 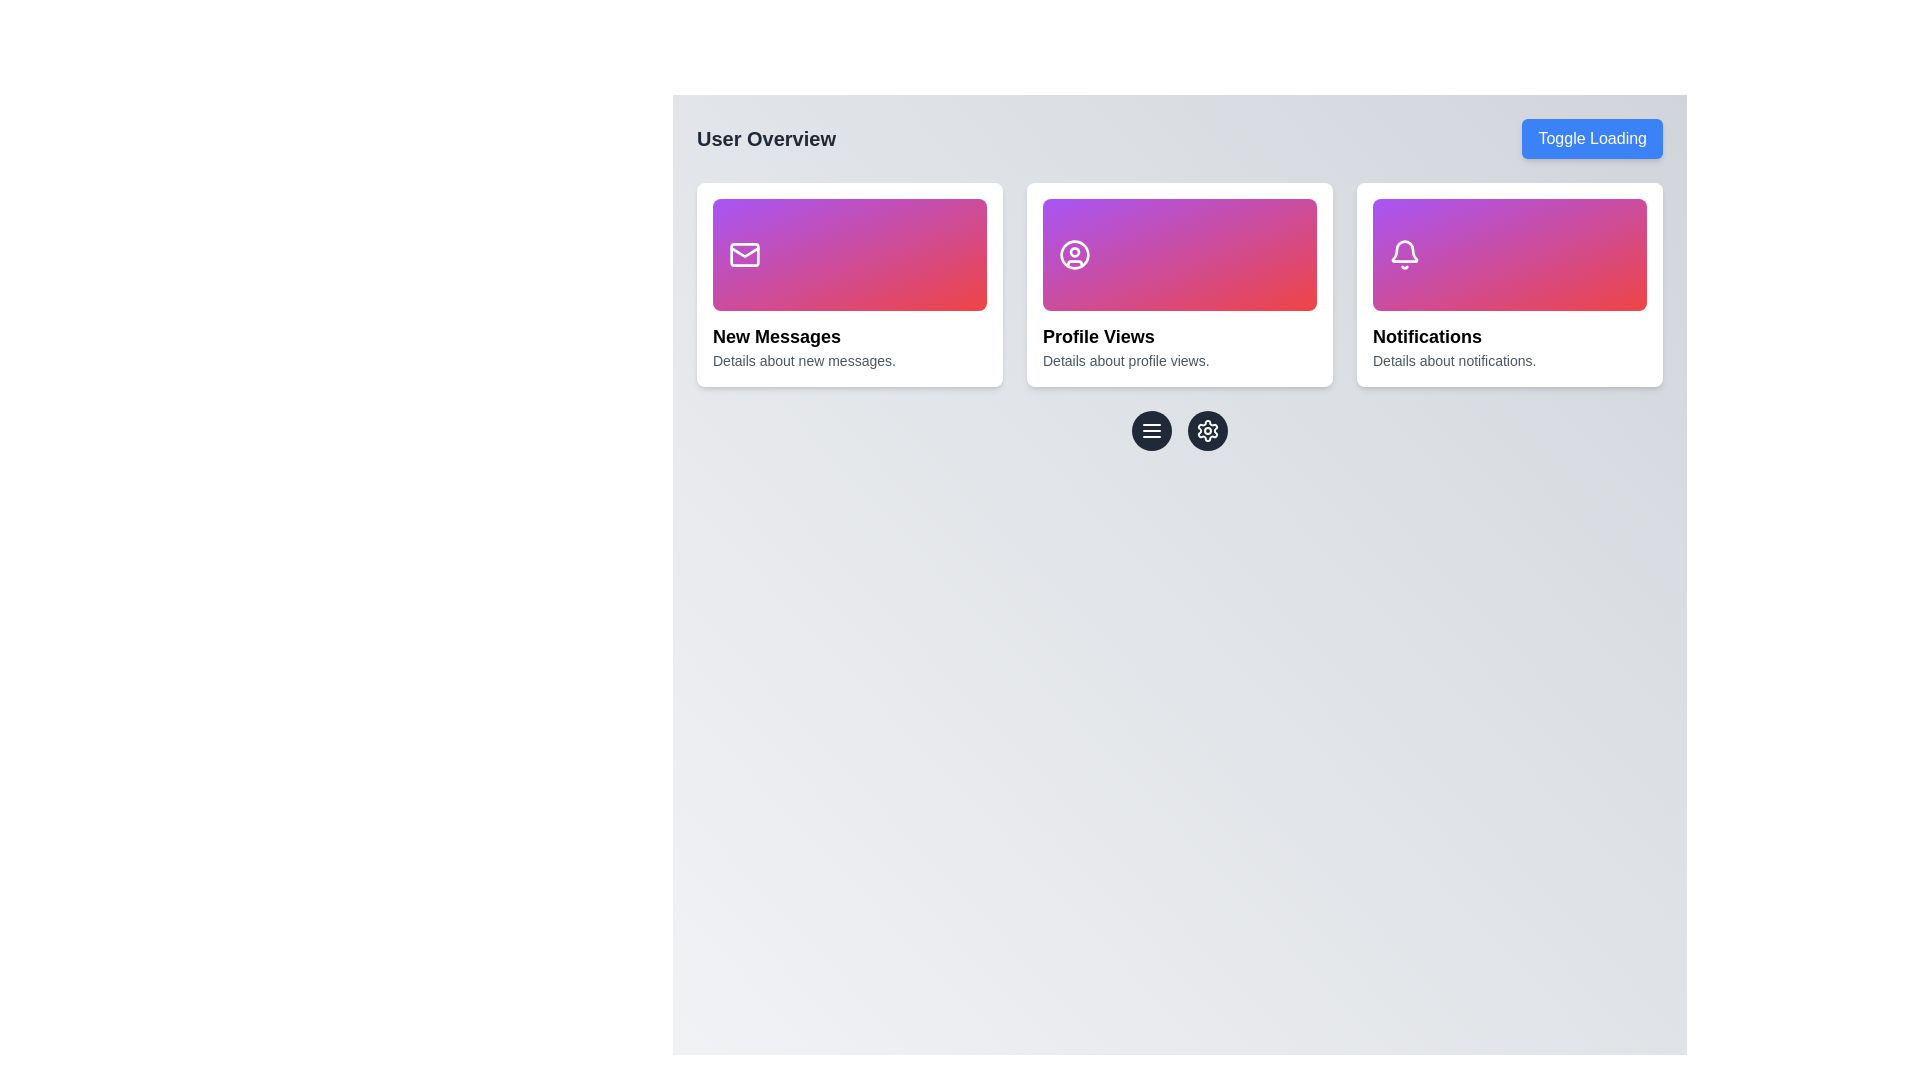 What do you see at coordinates (1426, 335) in the screenshot?
I see `the 'Notifications' text label, which is bold and black, located under the bell icon and above the 'Details about notifications.' text in the third column of the information cards` at bounding box center [1426, 335].